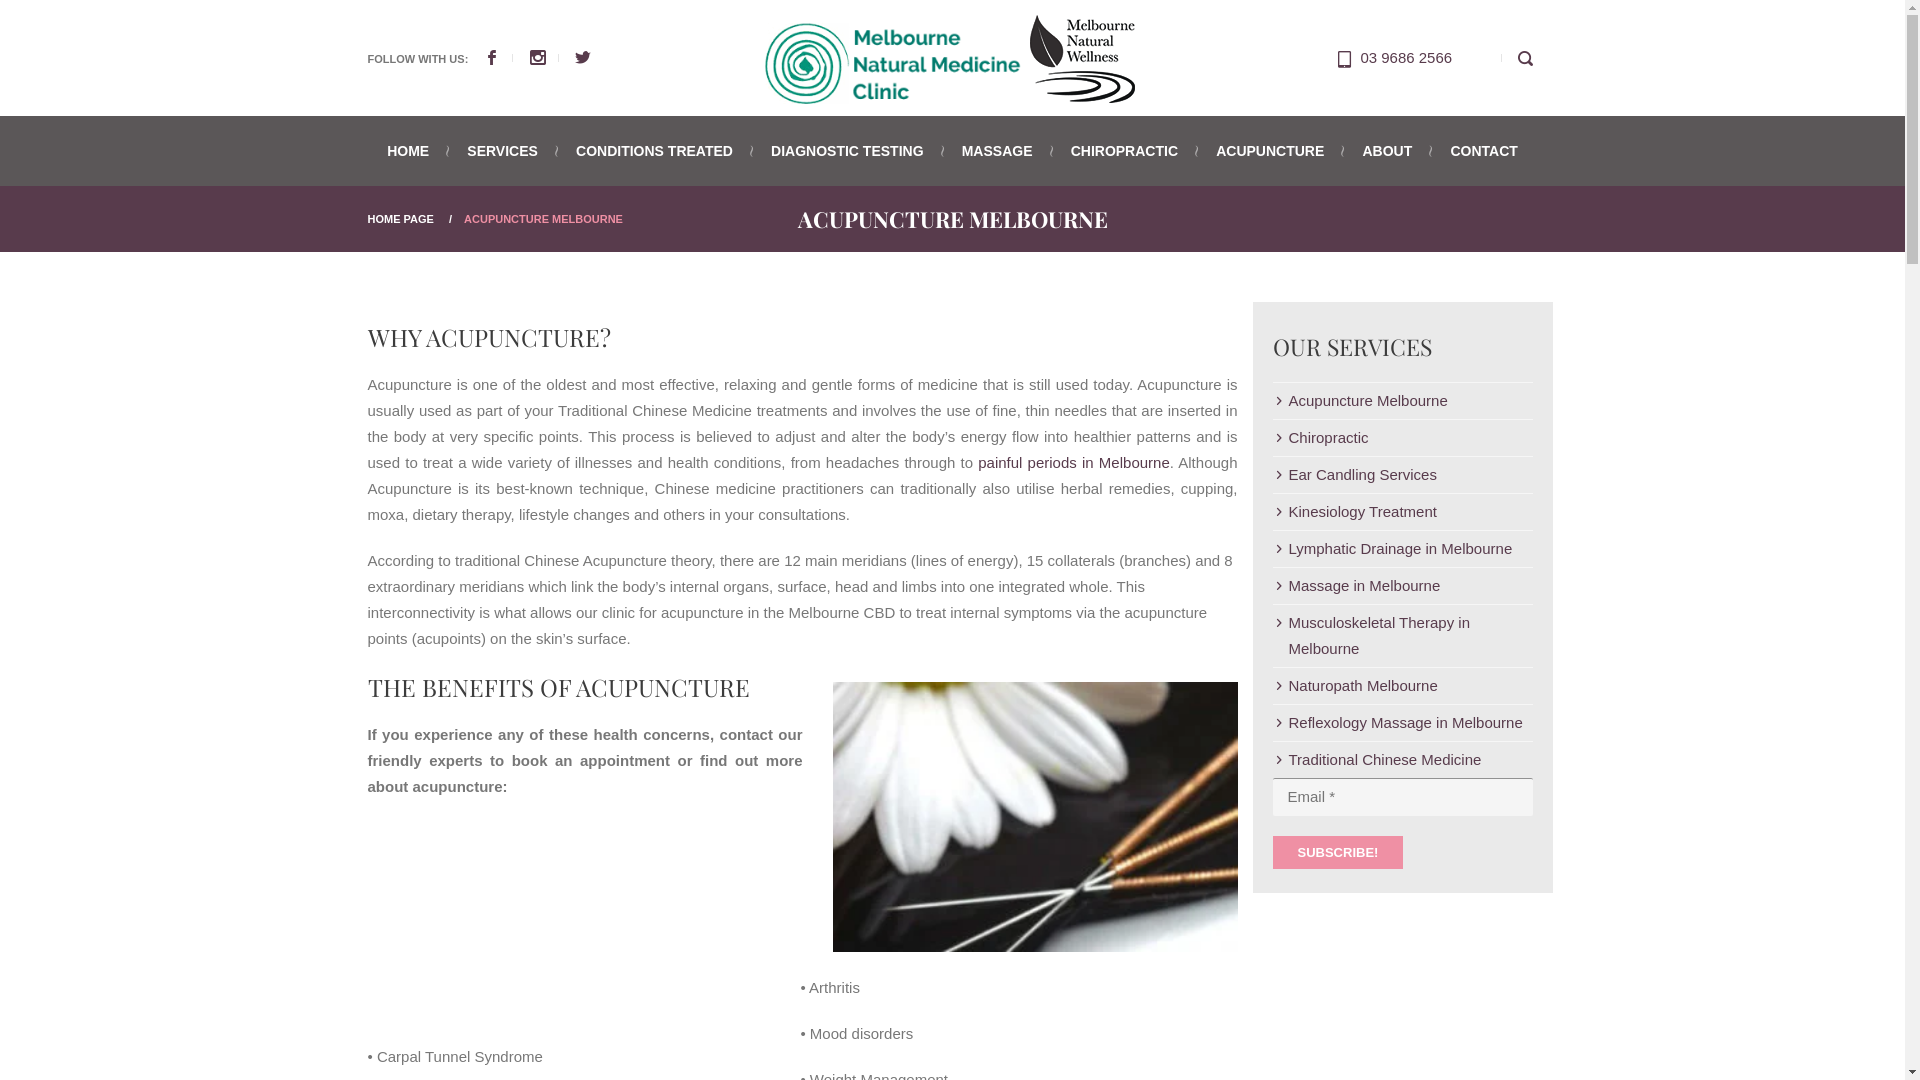 This screenshot has height=1080, width=1920. What do you see at coordinates (1405, 56) in the screenshot?
I see `'03 9686 2566'` at bounding box center [1405, 56].